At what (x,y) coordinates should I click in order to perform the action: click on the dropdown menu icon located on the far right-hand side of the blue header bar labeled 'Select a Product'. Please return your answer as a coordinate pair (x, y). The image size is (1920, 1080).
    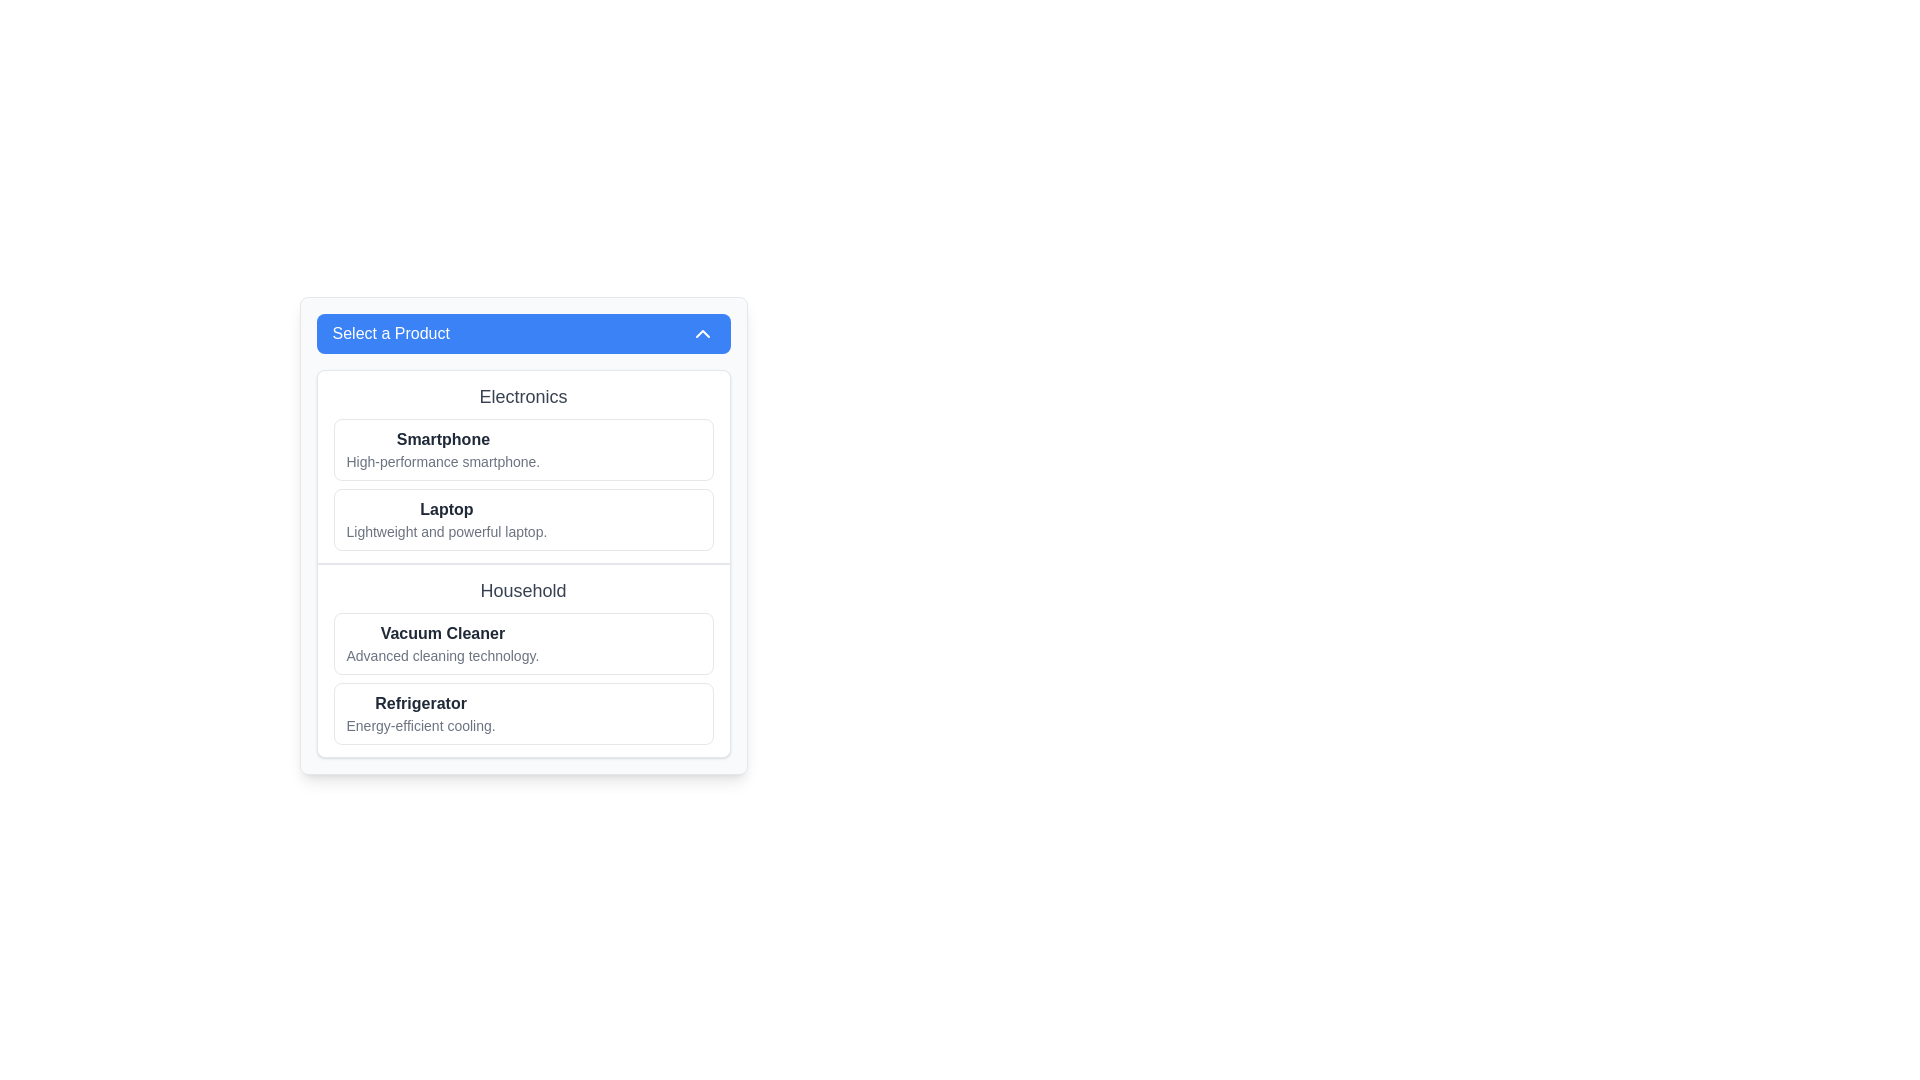
    Looking at the image, I should click on (702, 333).